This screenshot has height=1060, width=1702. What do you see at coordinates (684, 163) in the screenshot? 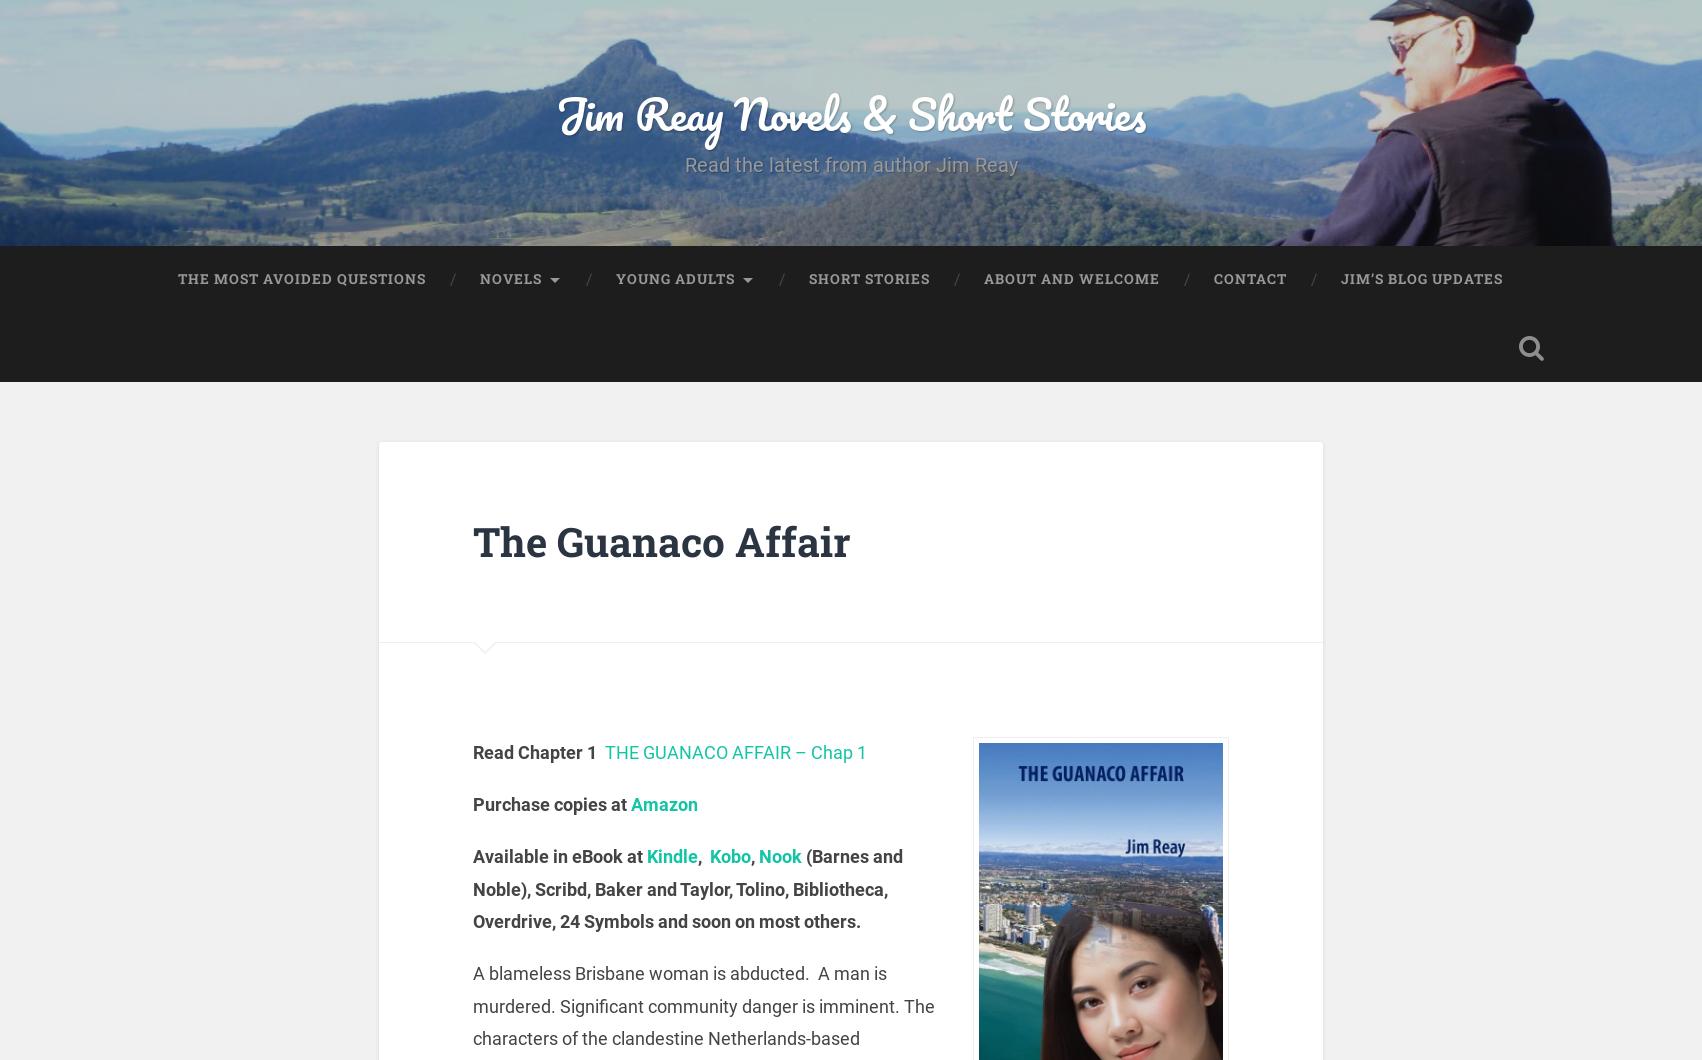
I see `'Read the latest from author Jim Reay'` at bounding box center [684, 163].